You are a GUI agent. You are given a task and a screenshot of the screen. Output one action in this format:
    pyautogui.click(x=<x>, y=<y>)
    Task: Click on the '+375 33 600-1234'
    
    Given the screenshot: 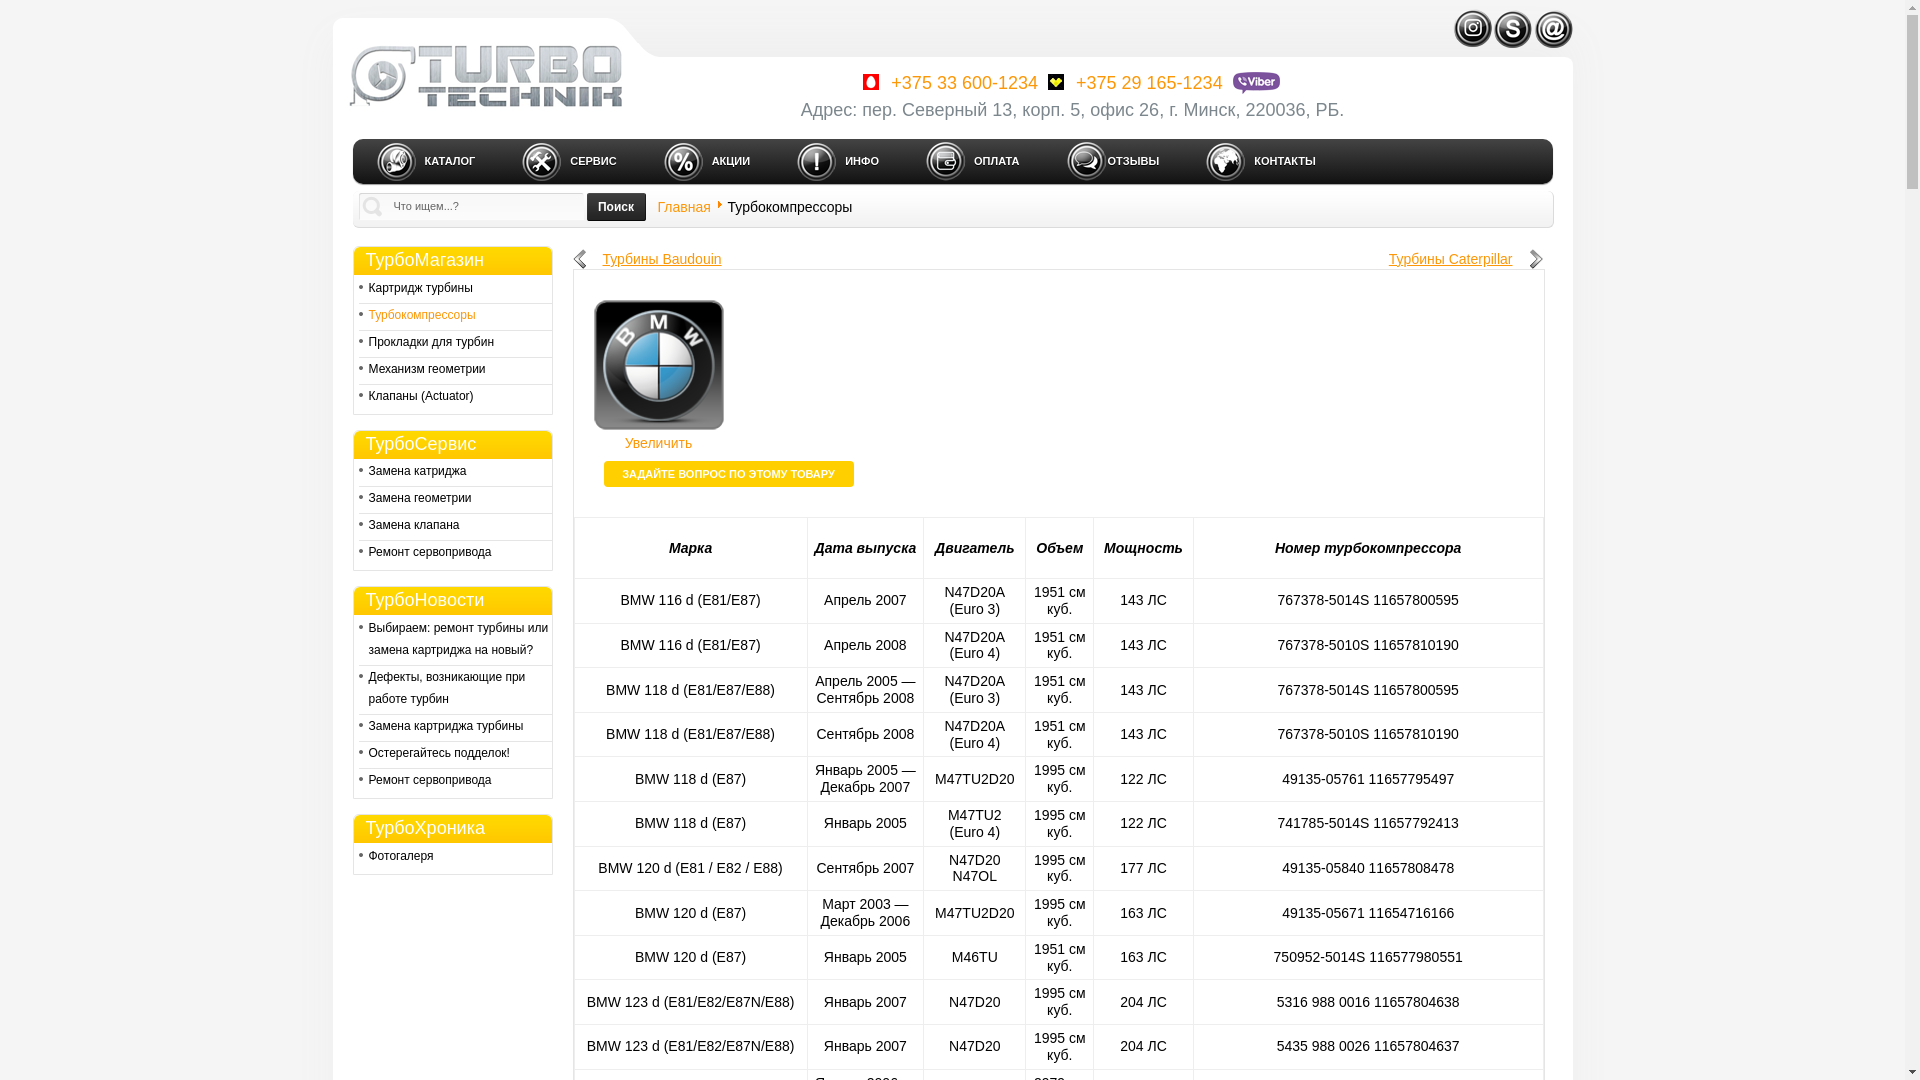 What is the action you would take?
    pyautogui.click(x=947, y=82)
    